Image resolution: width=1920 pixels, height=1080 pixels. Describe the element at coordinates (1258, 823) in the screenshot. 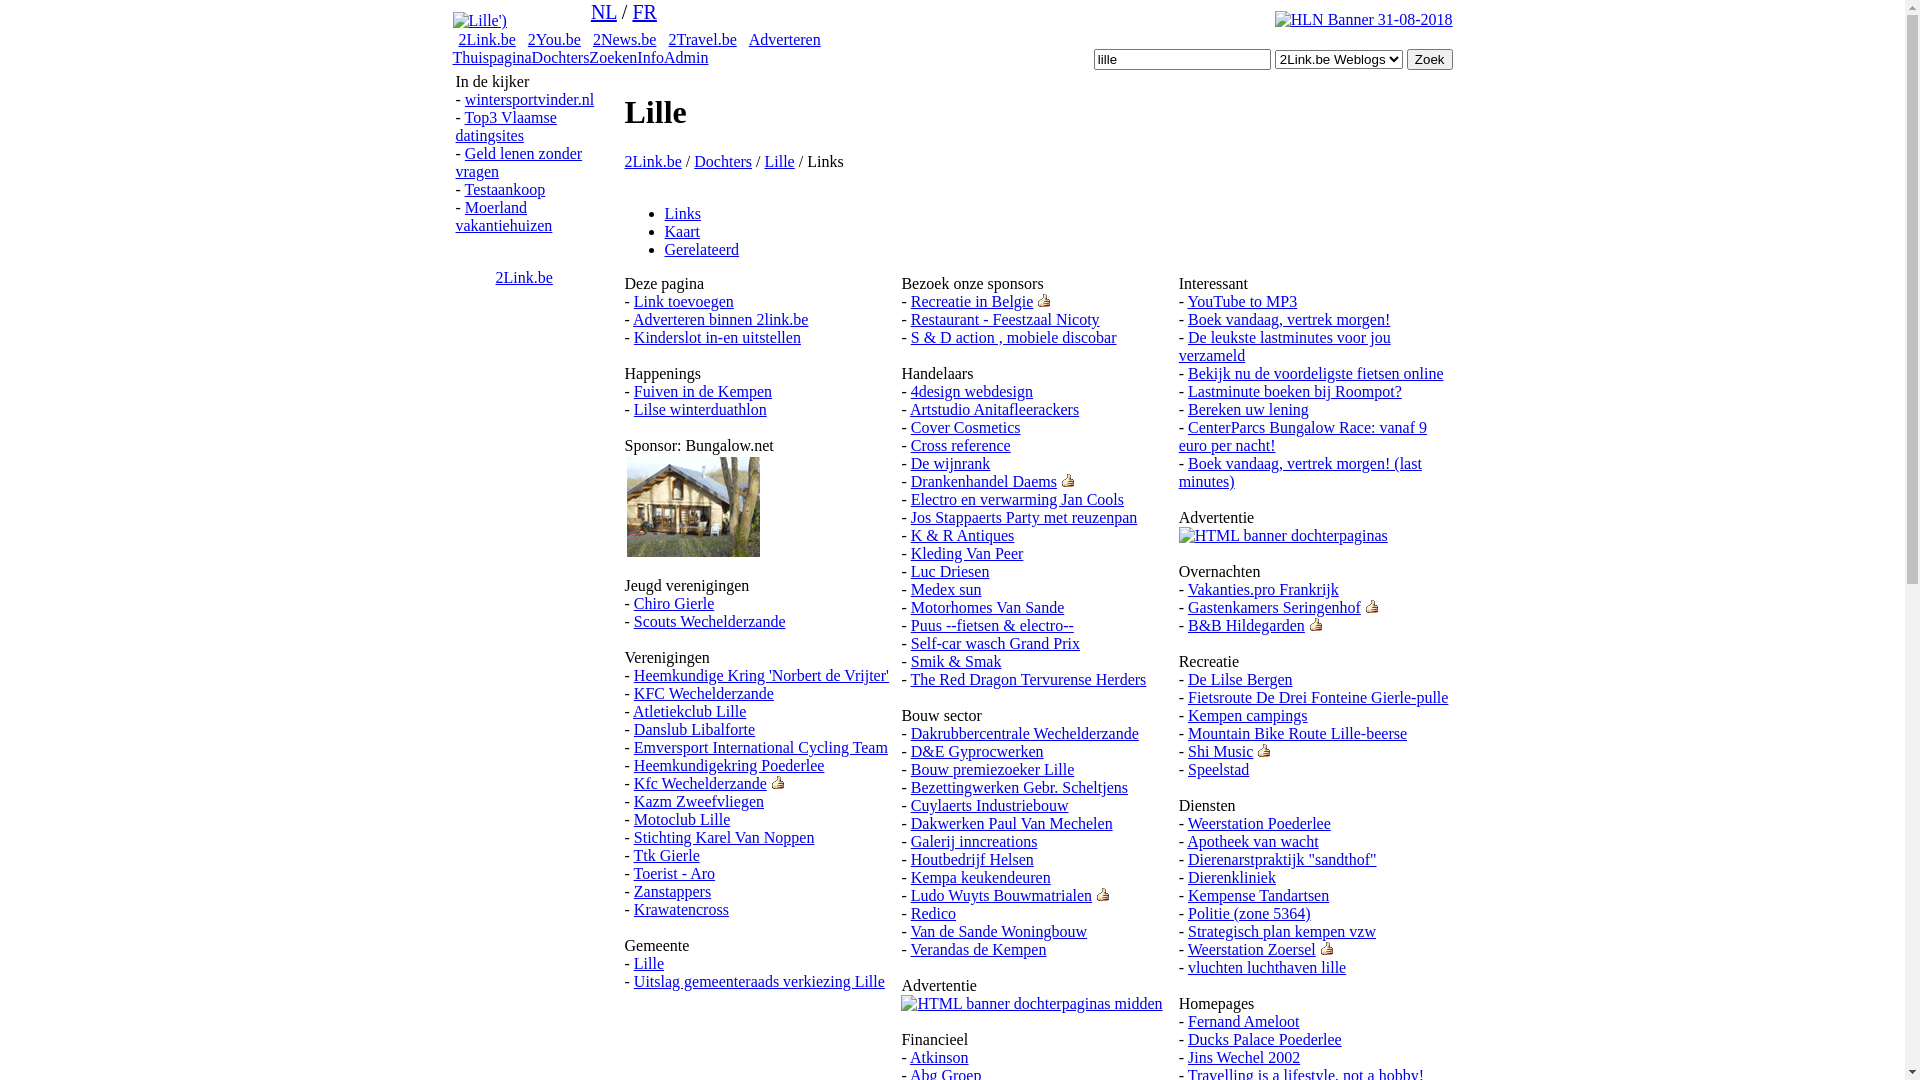

I see `'Weerstation Poederlee'` at that location.